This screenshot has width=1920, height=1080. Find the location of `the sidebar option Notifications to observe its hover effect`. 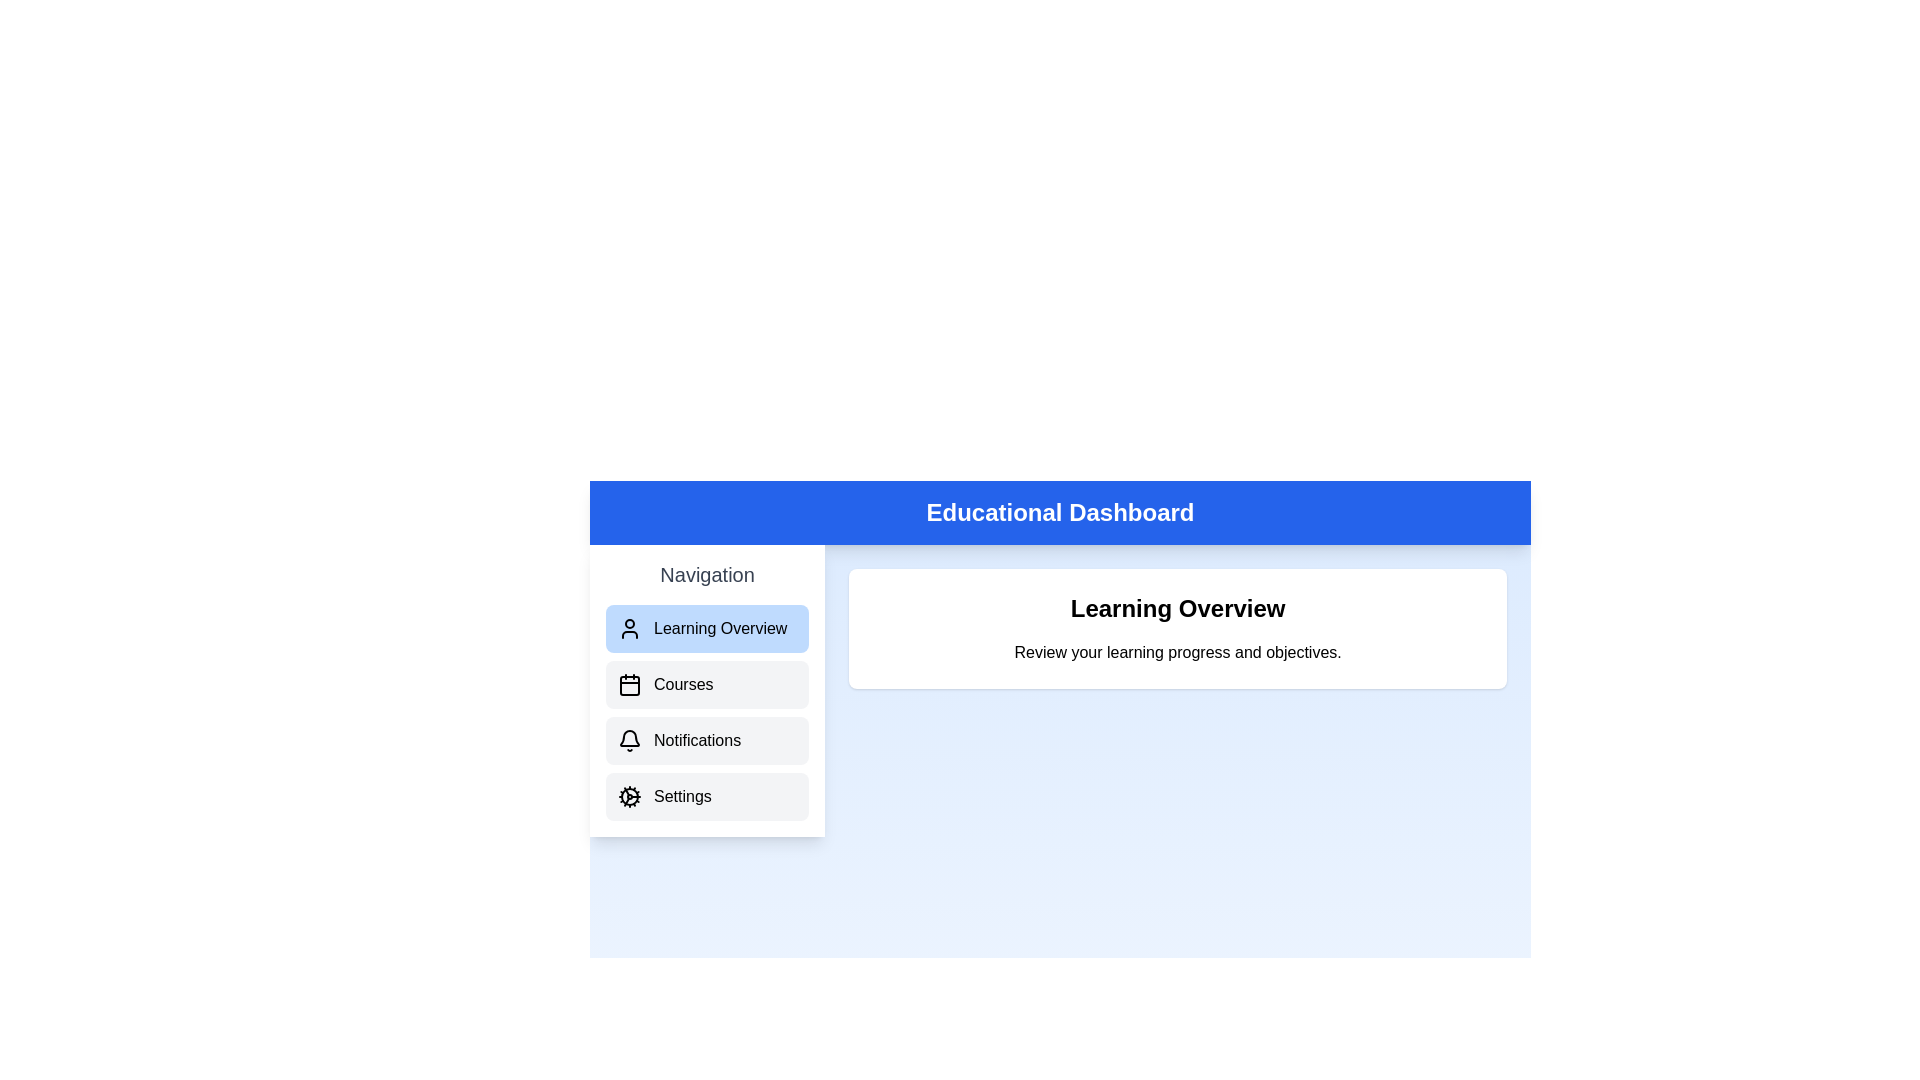

the sidebar option Notifications to observe its hover effect is located at coordinates (707, 740).